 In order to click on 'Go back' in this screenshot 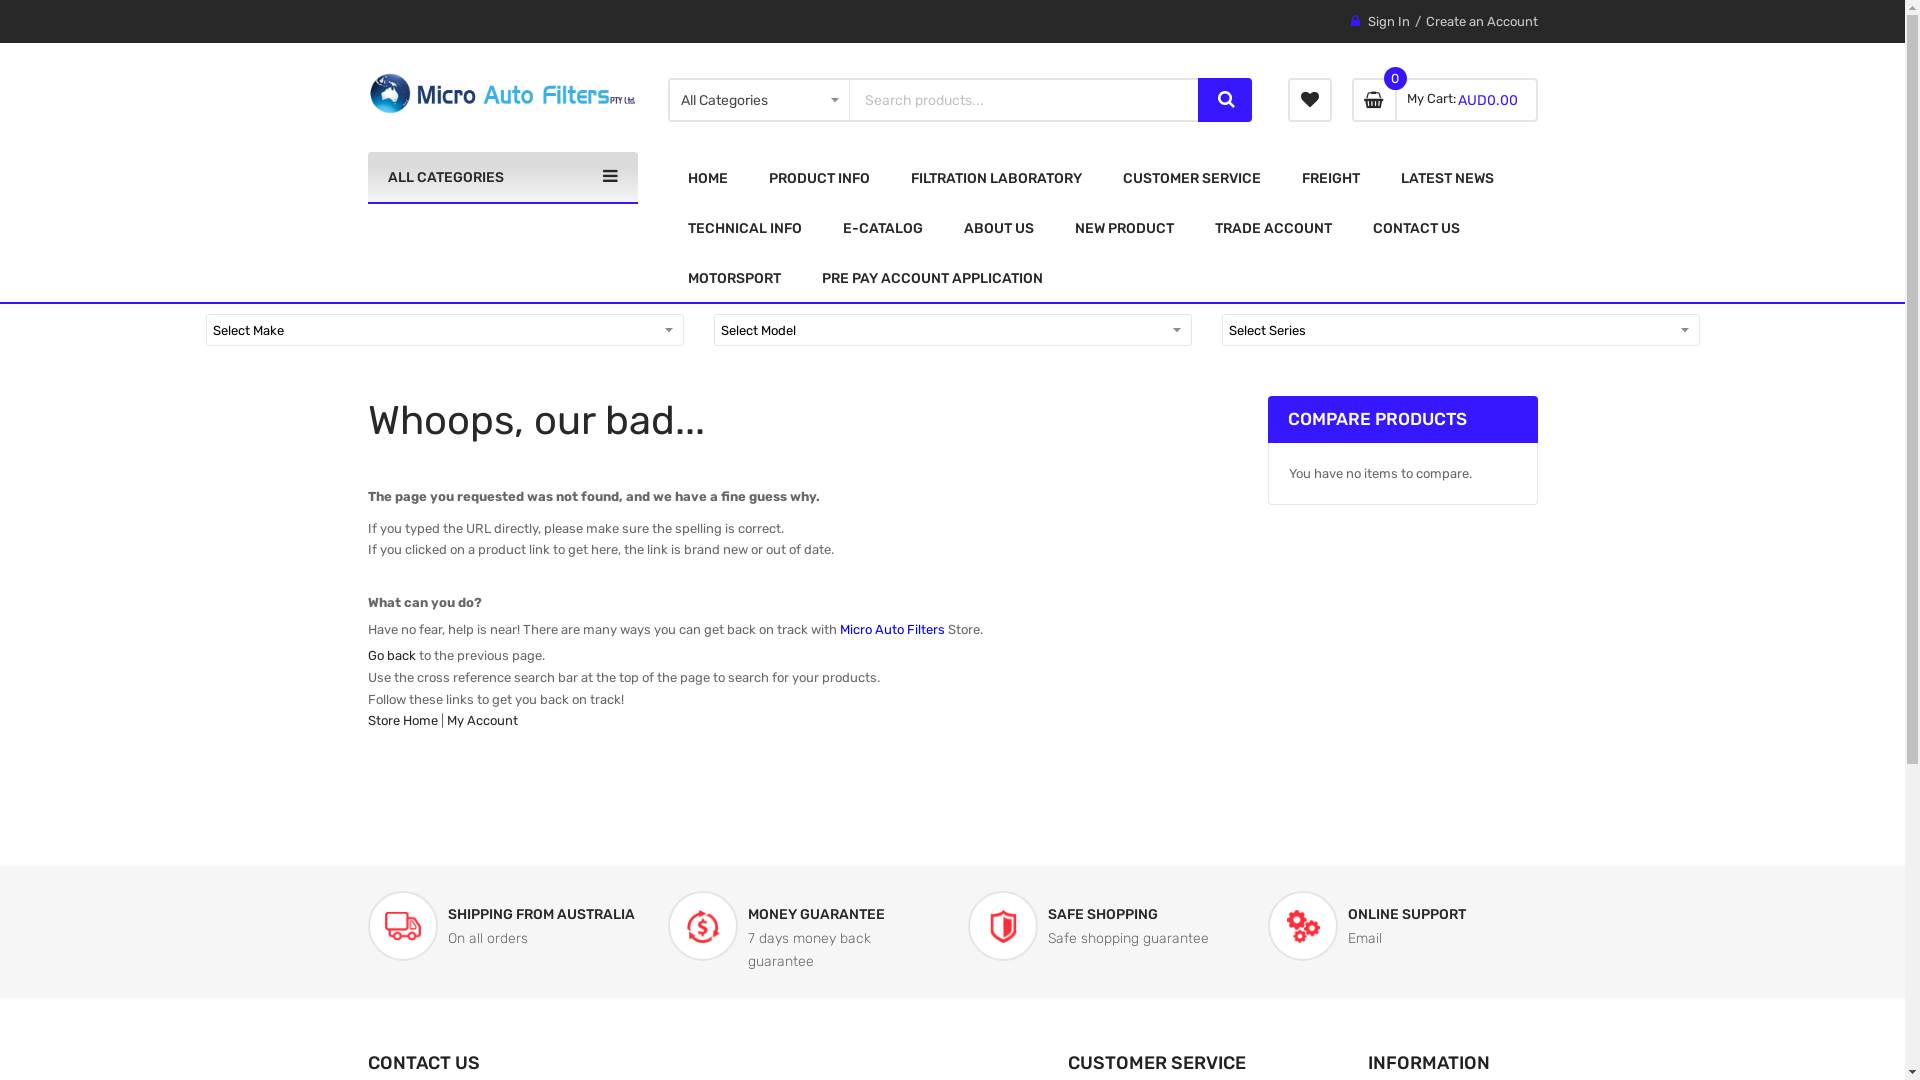, I will do `click(392, 655)`.